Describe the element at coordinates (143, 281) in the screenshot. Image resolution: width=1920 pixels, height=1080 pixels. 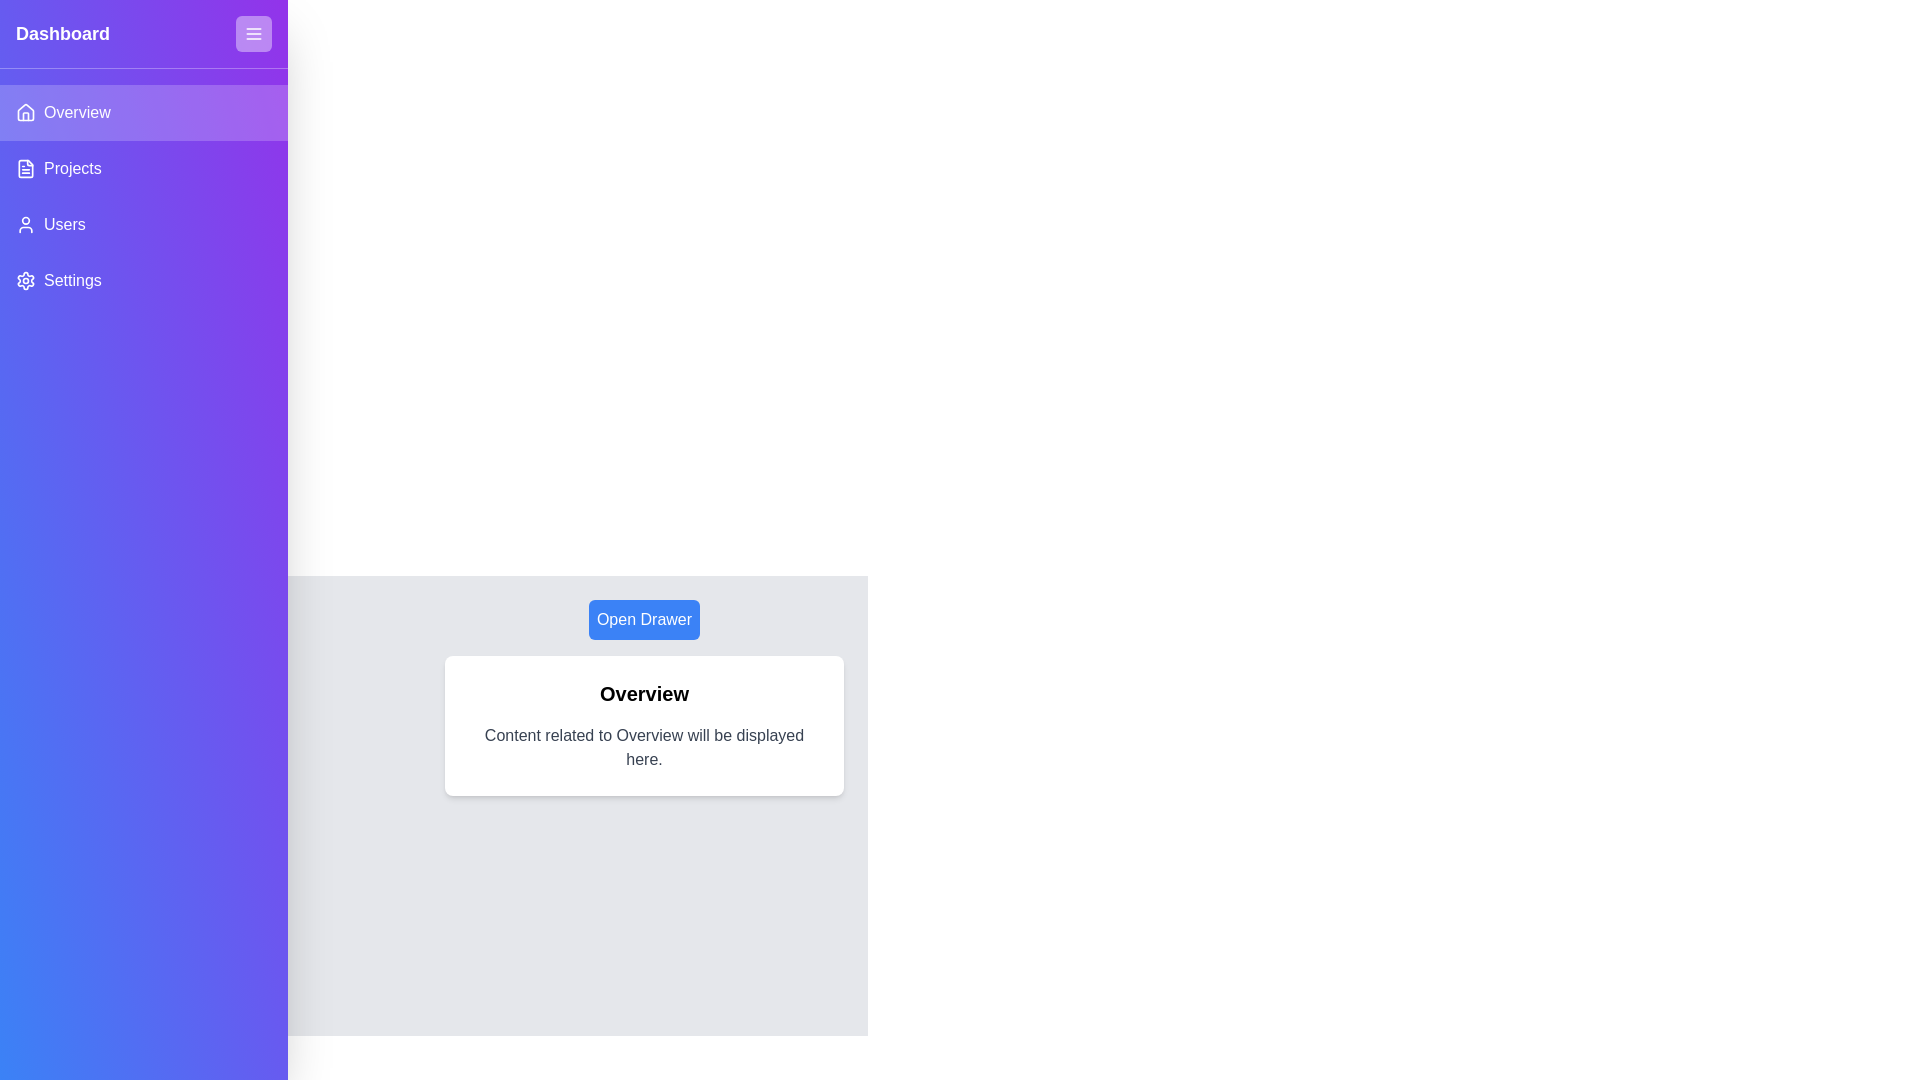
I see `the menu item Settings from the list` at that location.